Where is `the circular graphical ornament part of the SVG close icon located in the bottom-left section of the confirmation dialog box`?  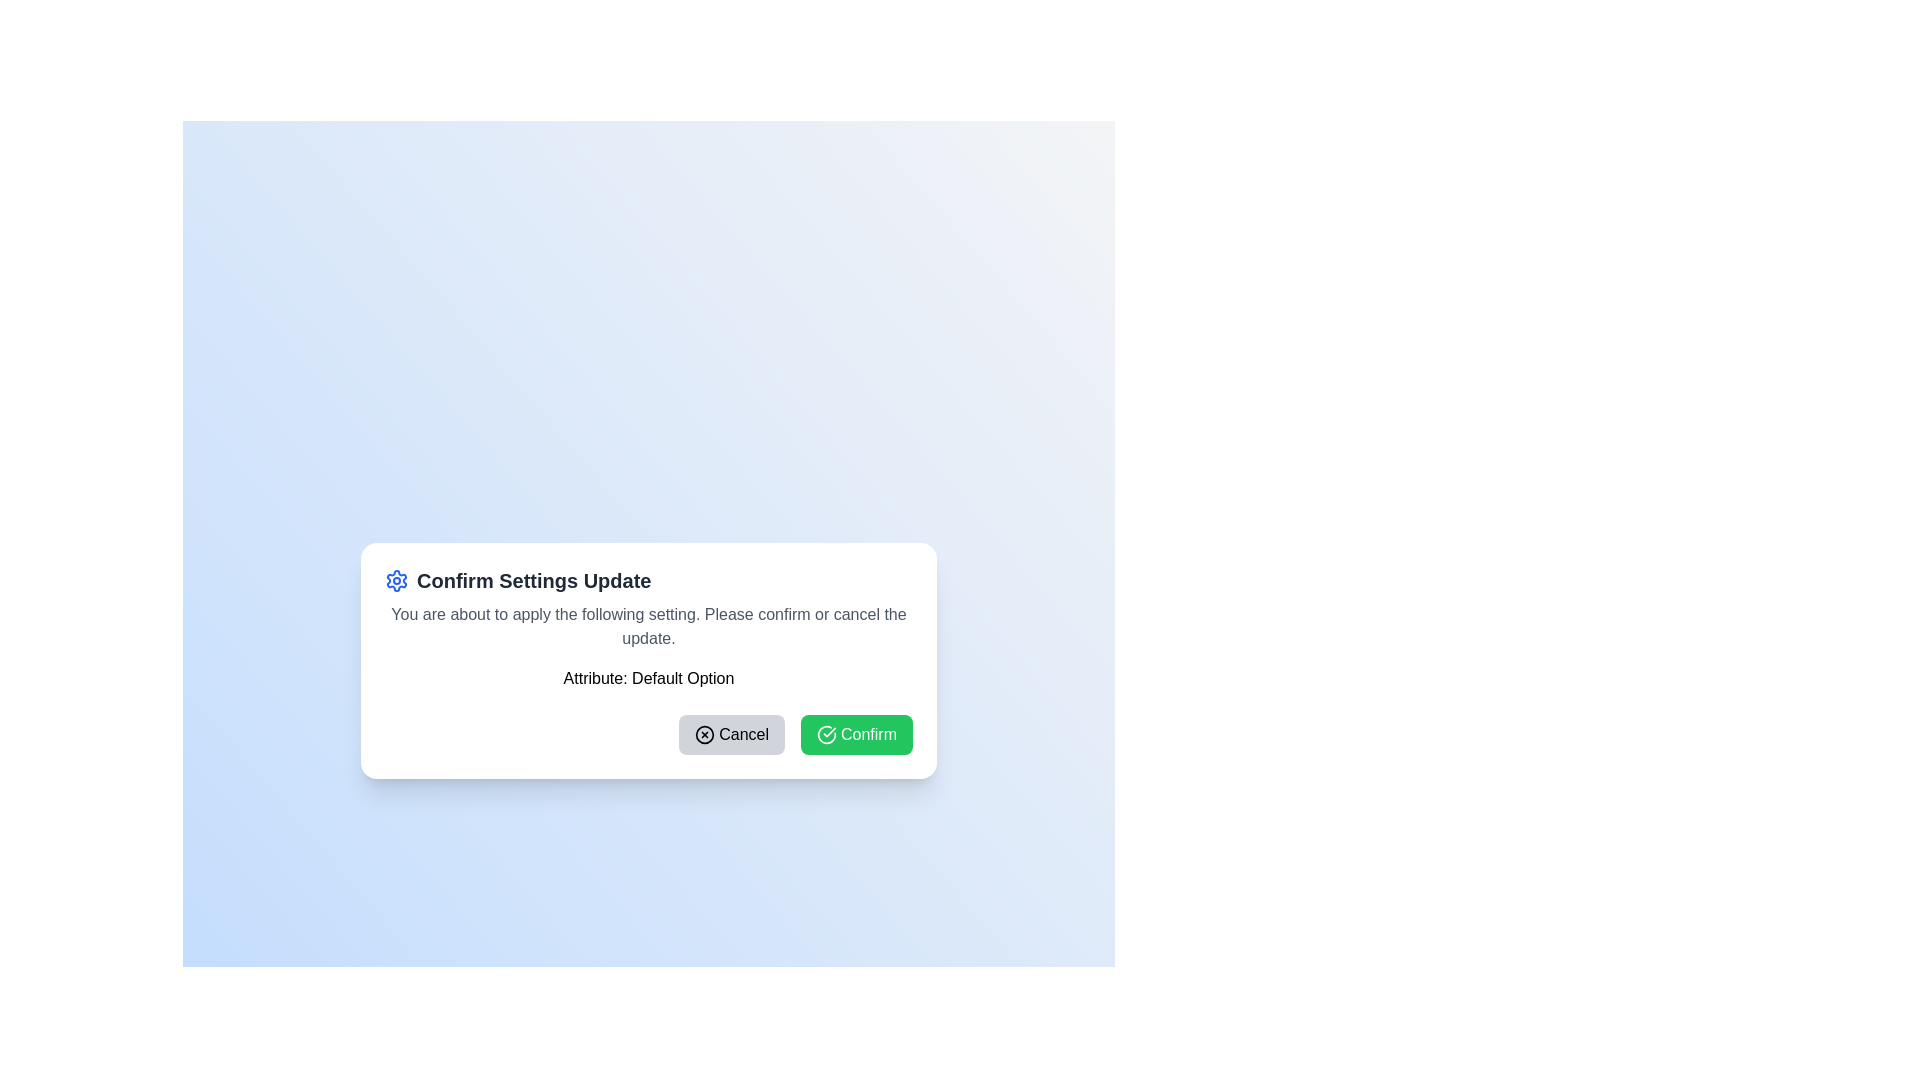
the circular graphical ornament part of the SVG close icon located in the bottom-left section of the confirmation dialog box is located at coordinates (705, 735).